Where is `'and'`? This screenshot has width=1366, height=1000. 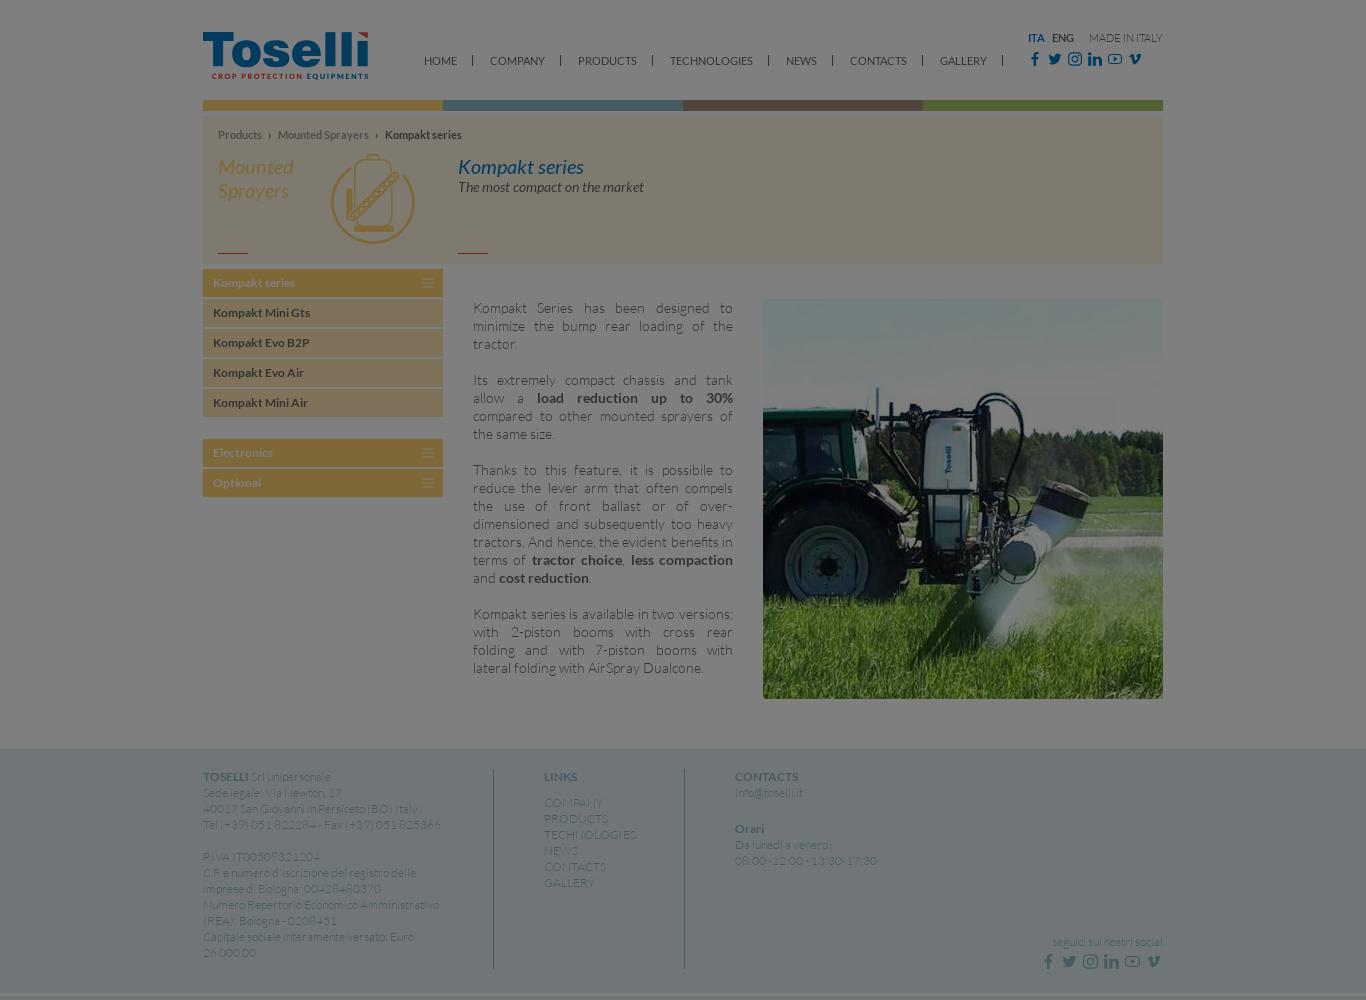
'and' is located at coordinates (473, 576).